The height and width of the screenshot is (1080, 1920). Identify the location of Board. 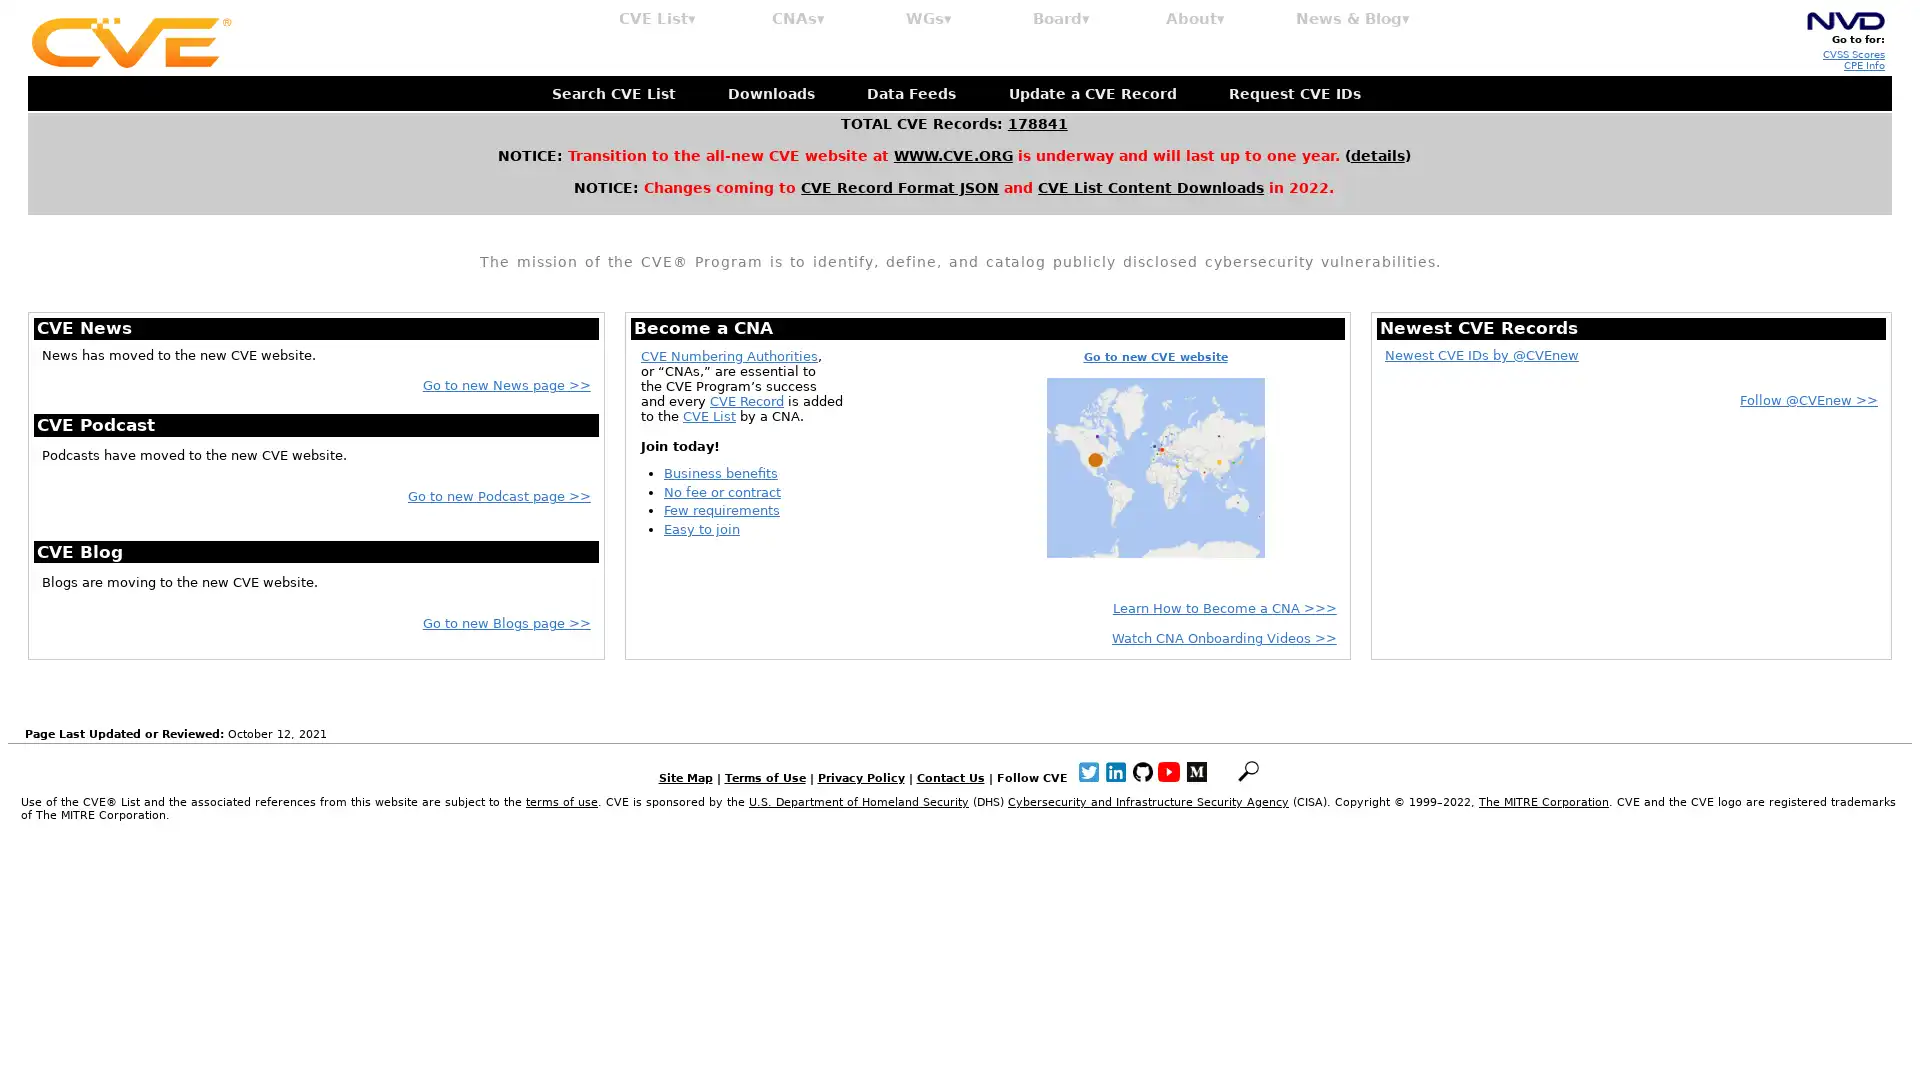
(1060, 19).